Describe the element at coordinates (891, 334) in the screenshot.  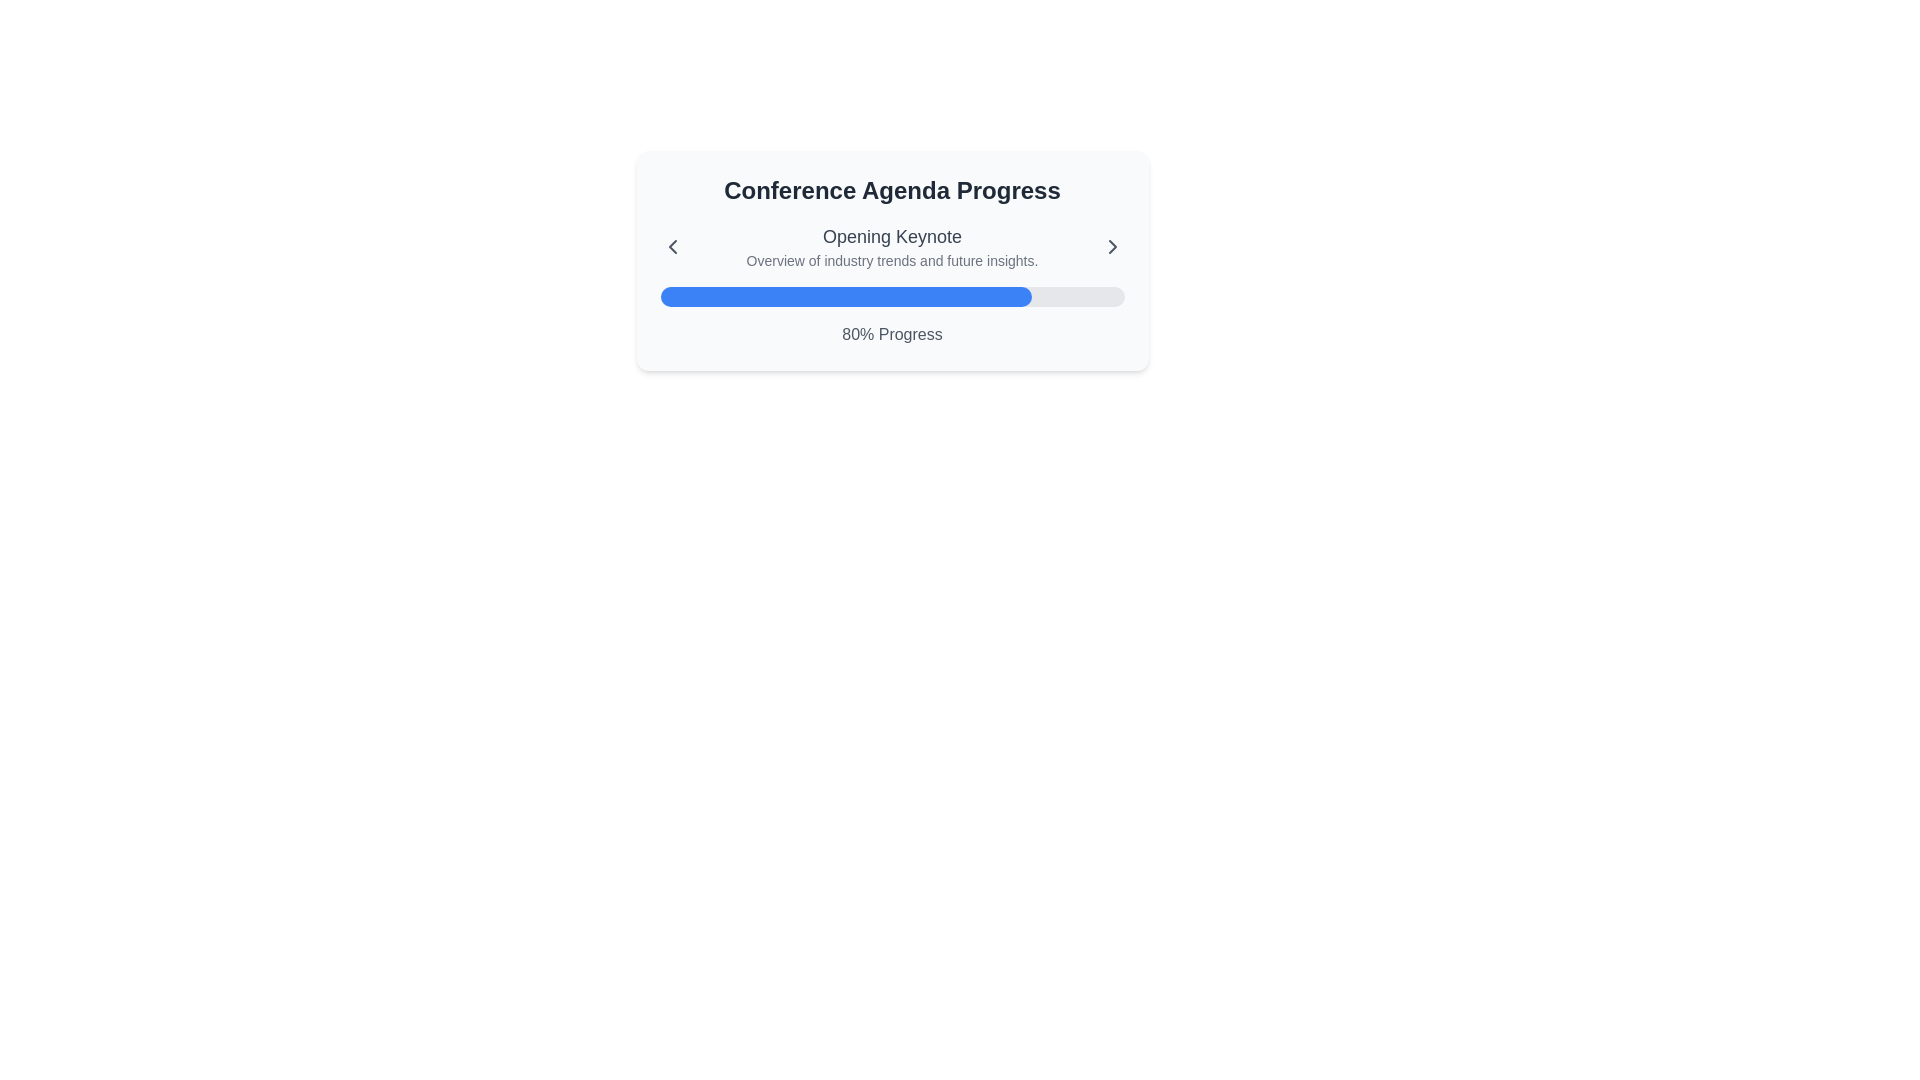
I see `the text label that displays the progress status of 80%` at that location.